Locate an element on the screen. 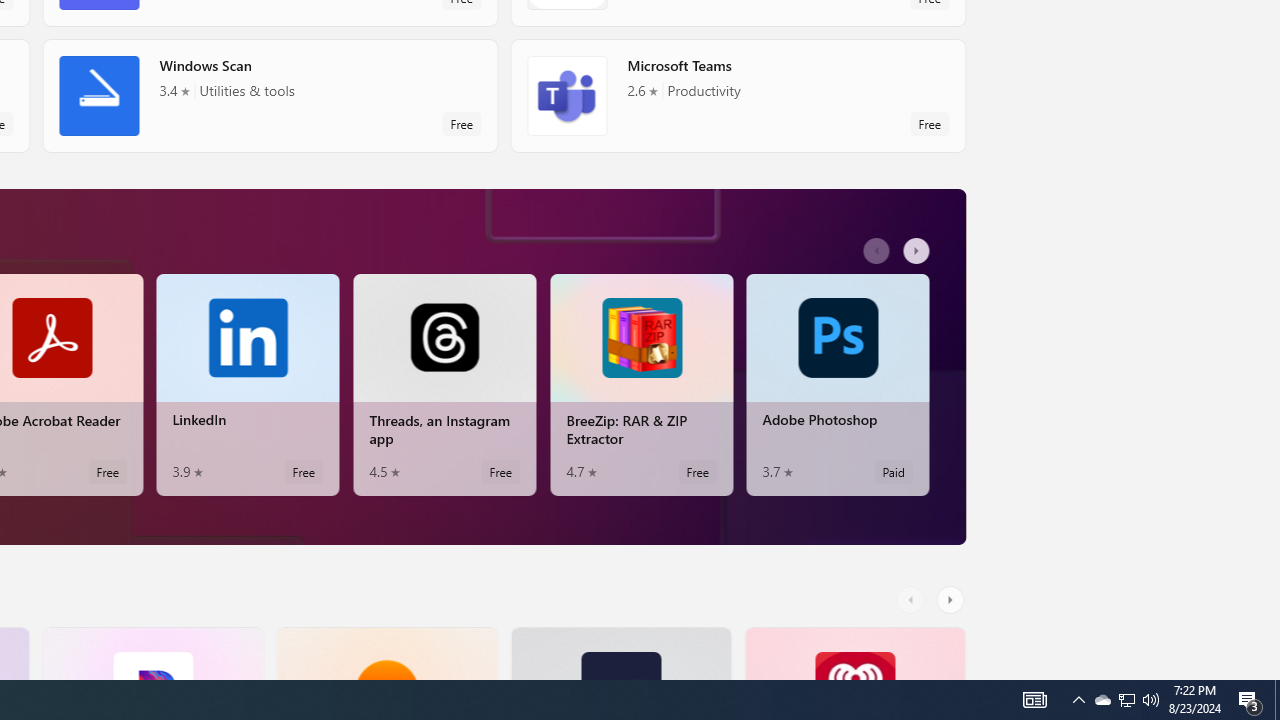 Image resolution: width=1280 pixels, height=720 pixels. 'LinkedIn. Average rating of 3.9 out of five stars. Free  ' is located at coordinates (246, 384).